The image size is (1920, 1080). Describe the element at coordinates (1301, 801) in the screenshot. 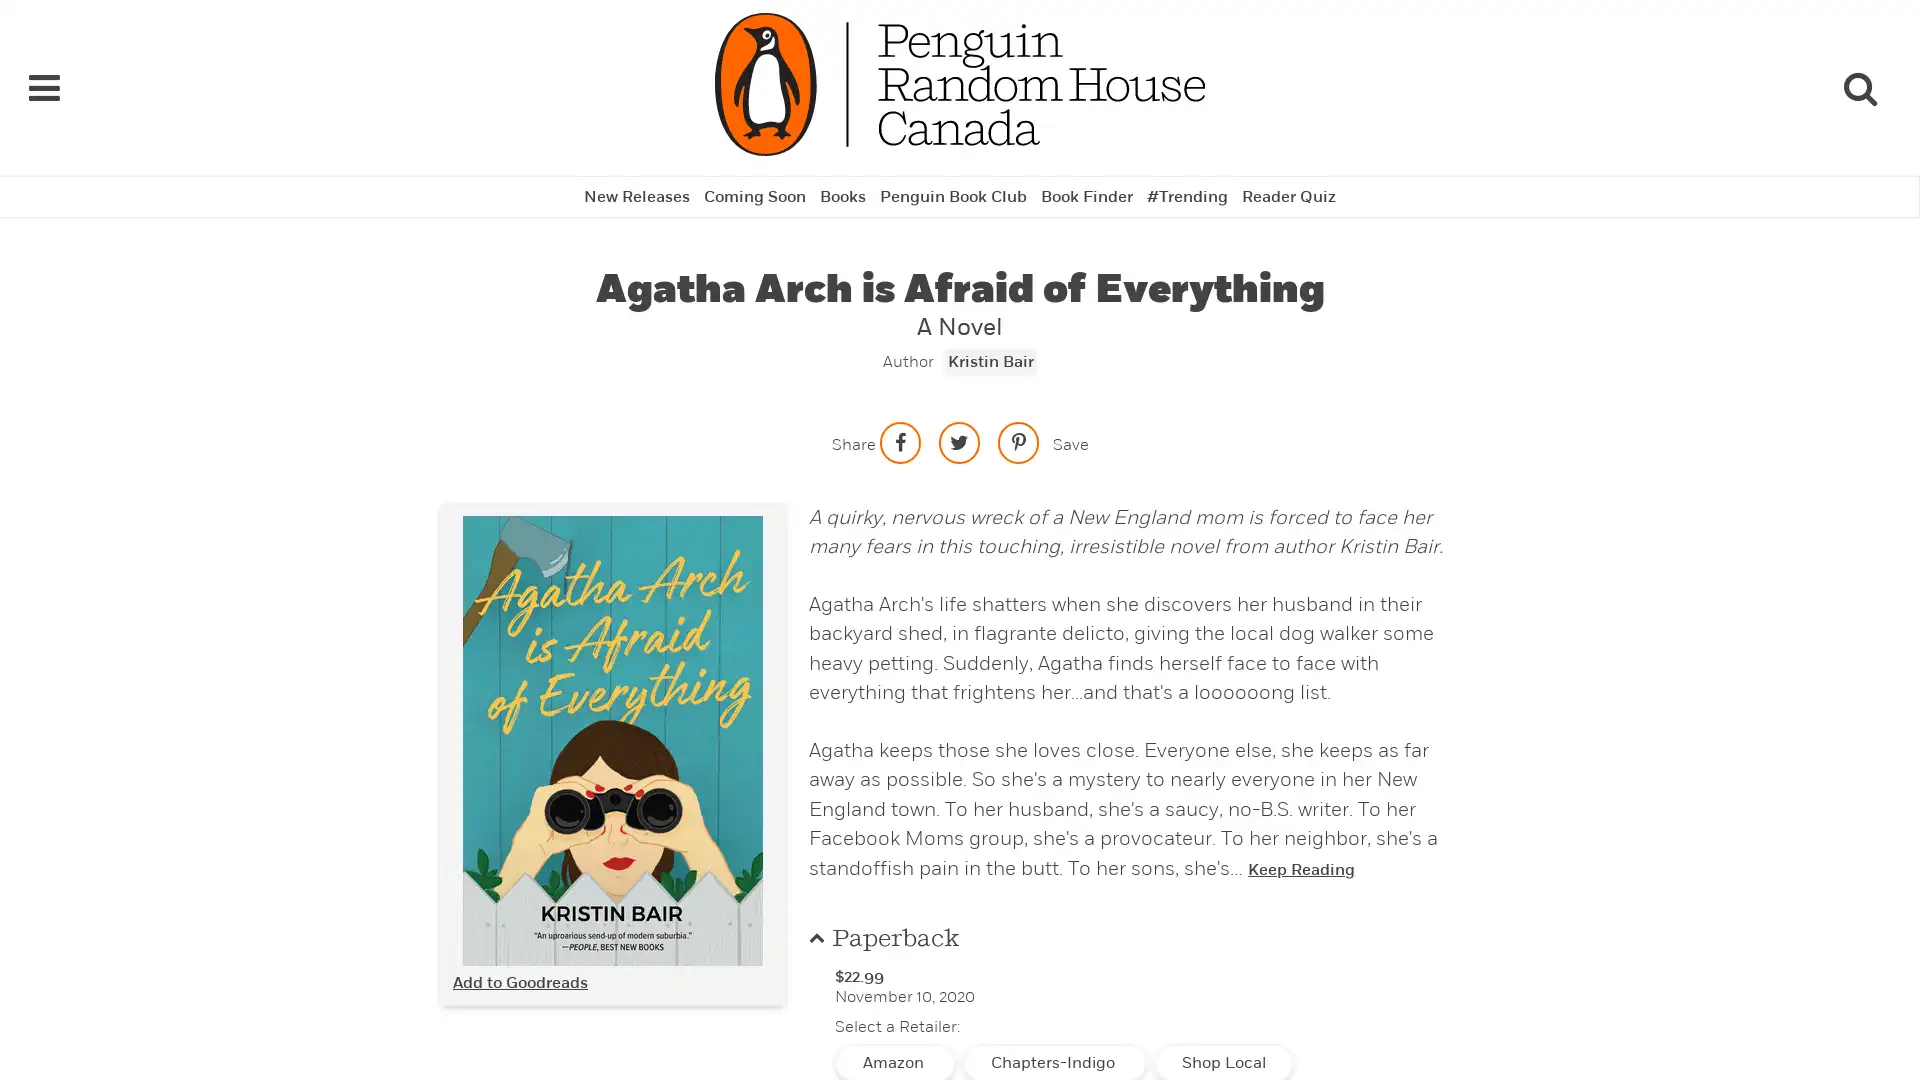

I see `Keep Reading` at that location.